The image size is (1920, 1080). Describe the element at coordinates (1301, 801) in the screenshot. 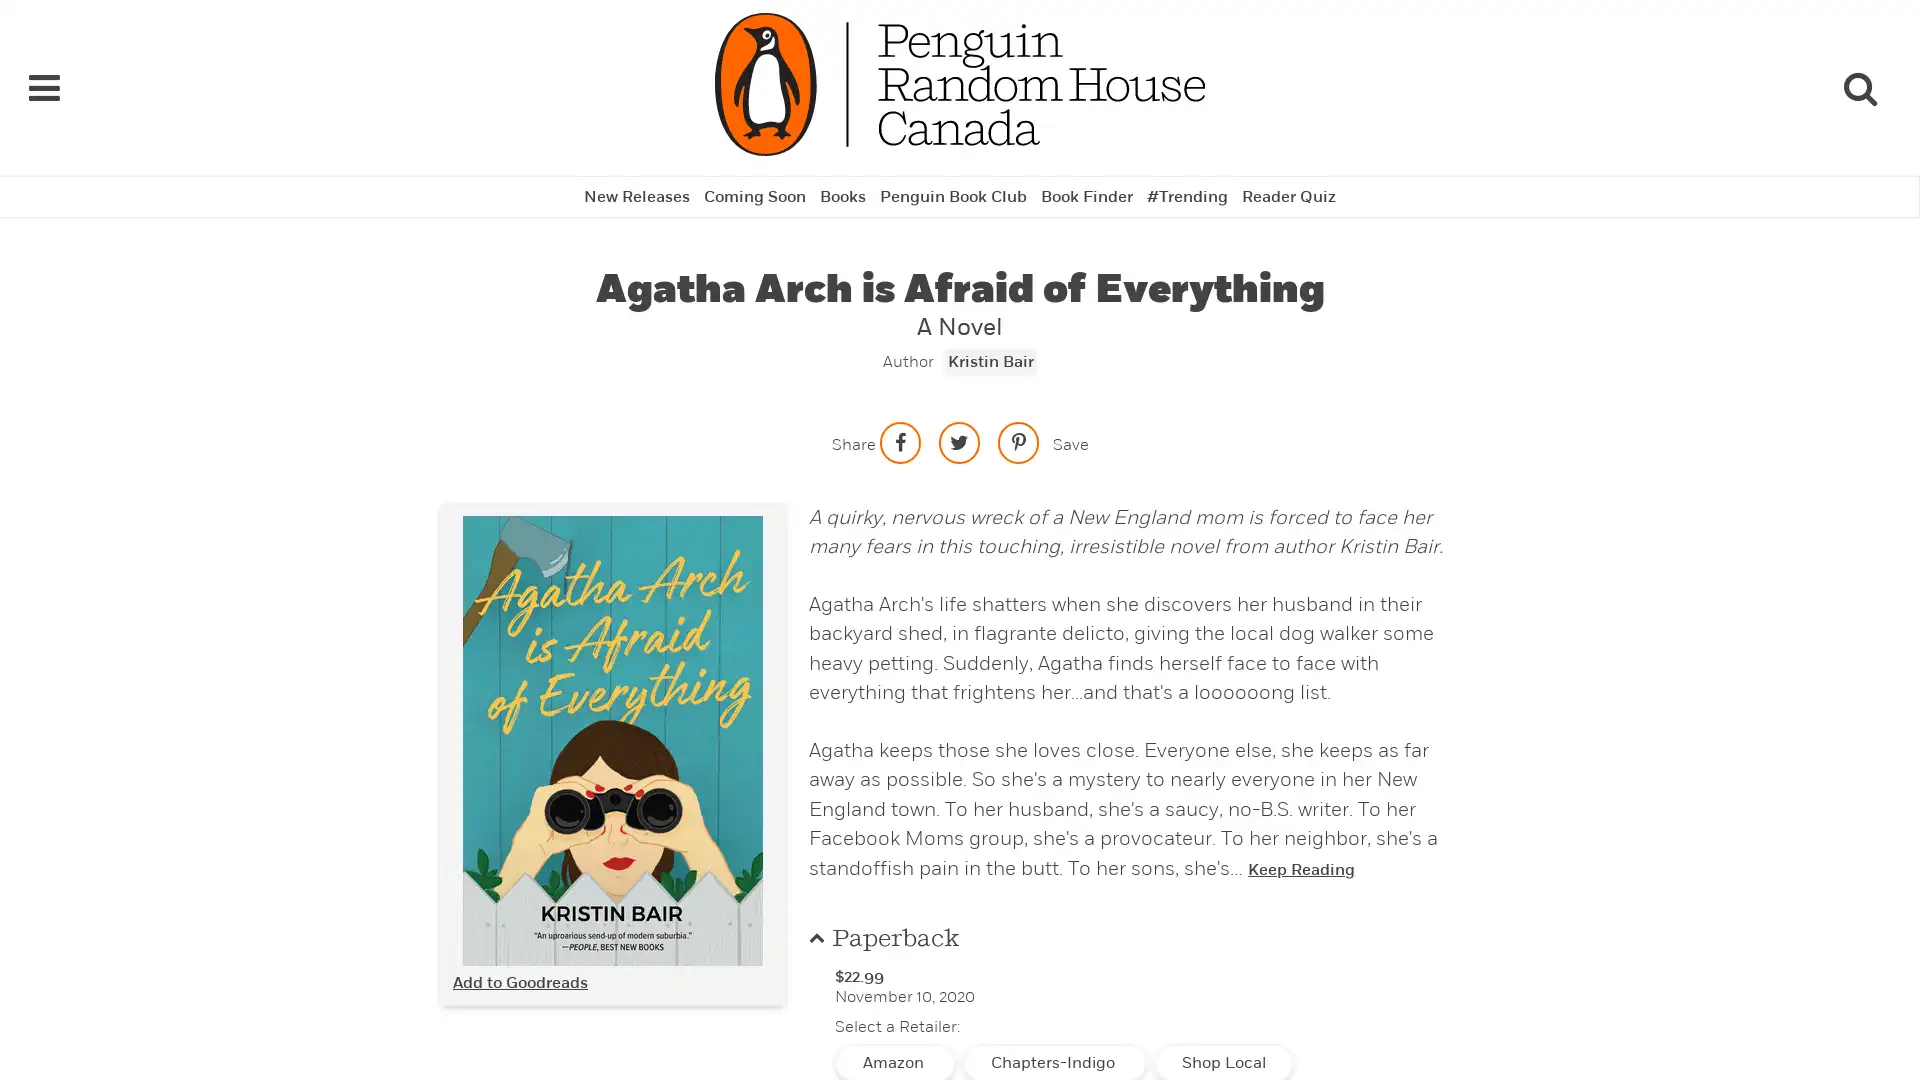

I see `Keep Reading` at that location.